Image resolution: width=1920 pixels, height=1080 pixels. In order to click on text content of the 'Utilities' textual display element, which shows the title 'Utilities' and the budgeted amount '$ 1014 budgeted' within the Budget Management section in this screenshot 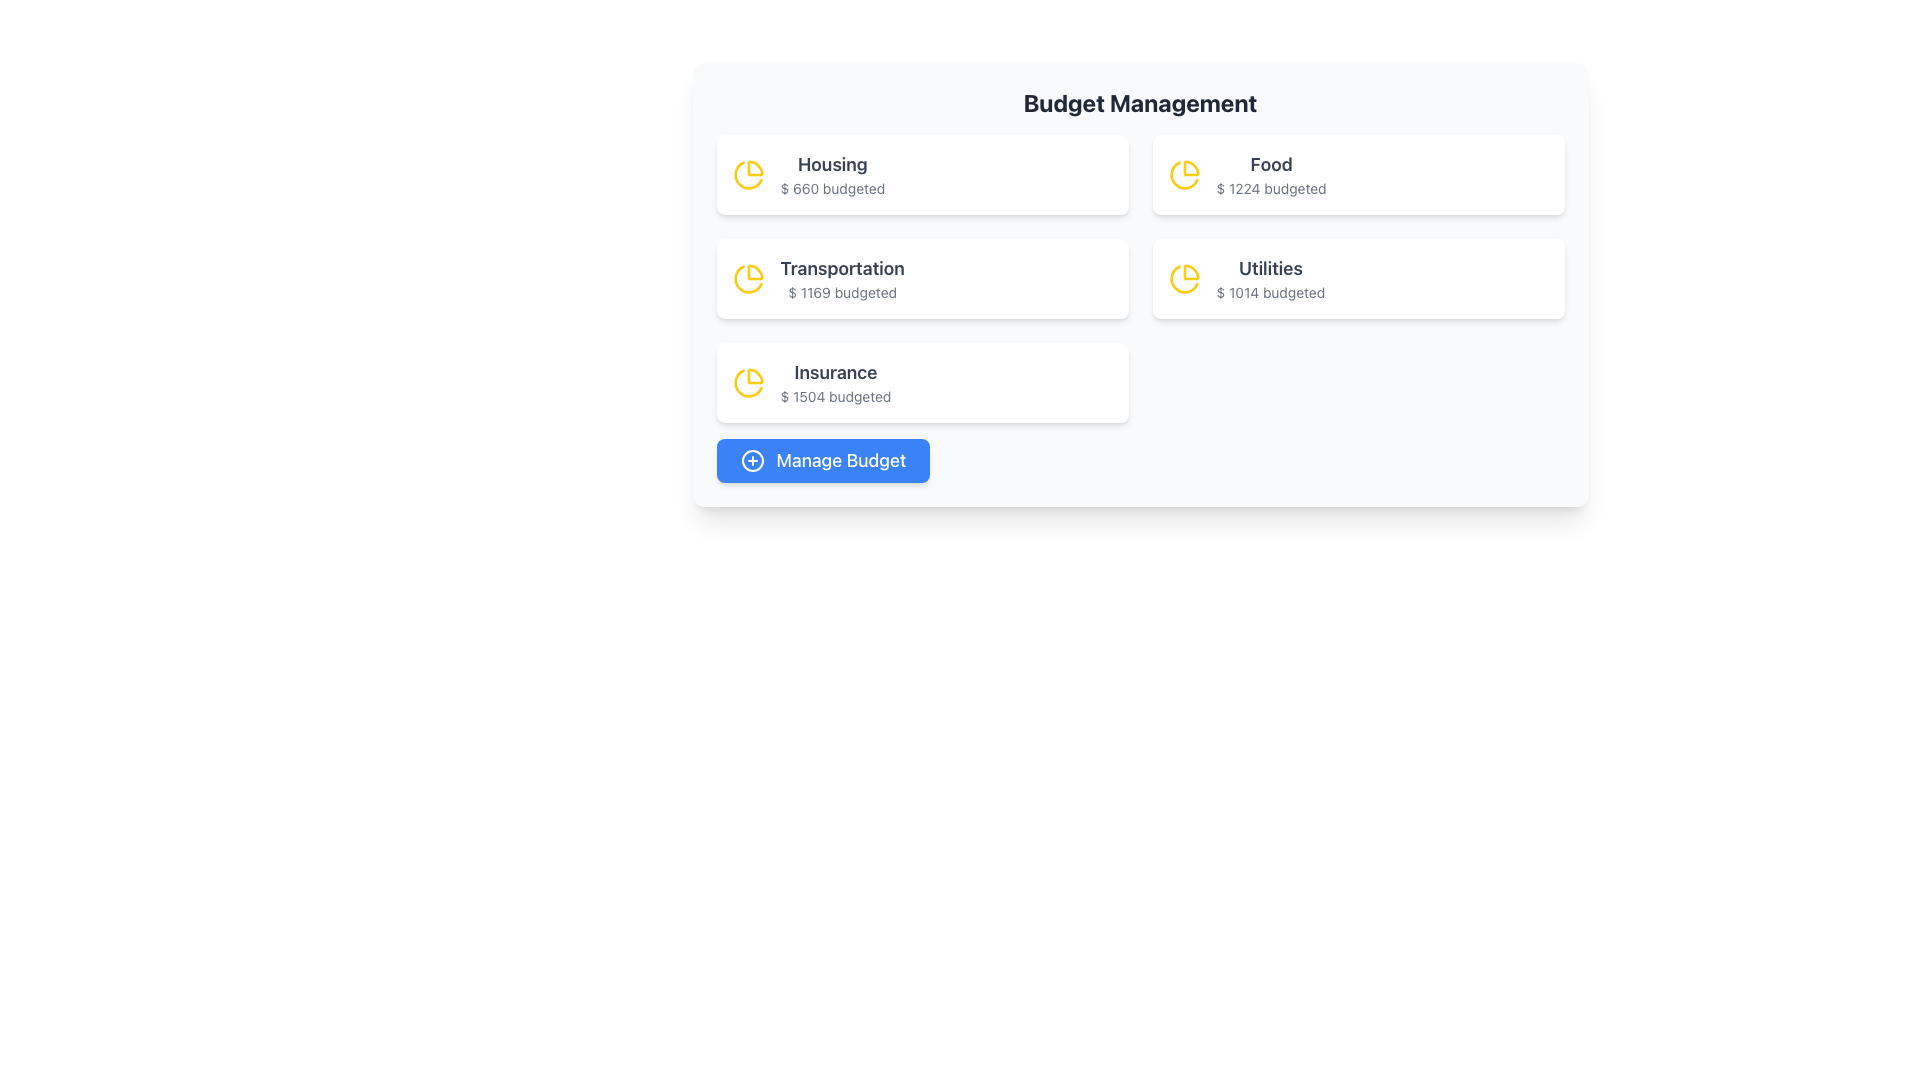, I will do `click(1269, 278)`.